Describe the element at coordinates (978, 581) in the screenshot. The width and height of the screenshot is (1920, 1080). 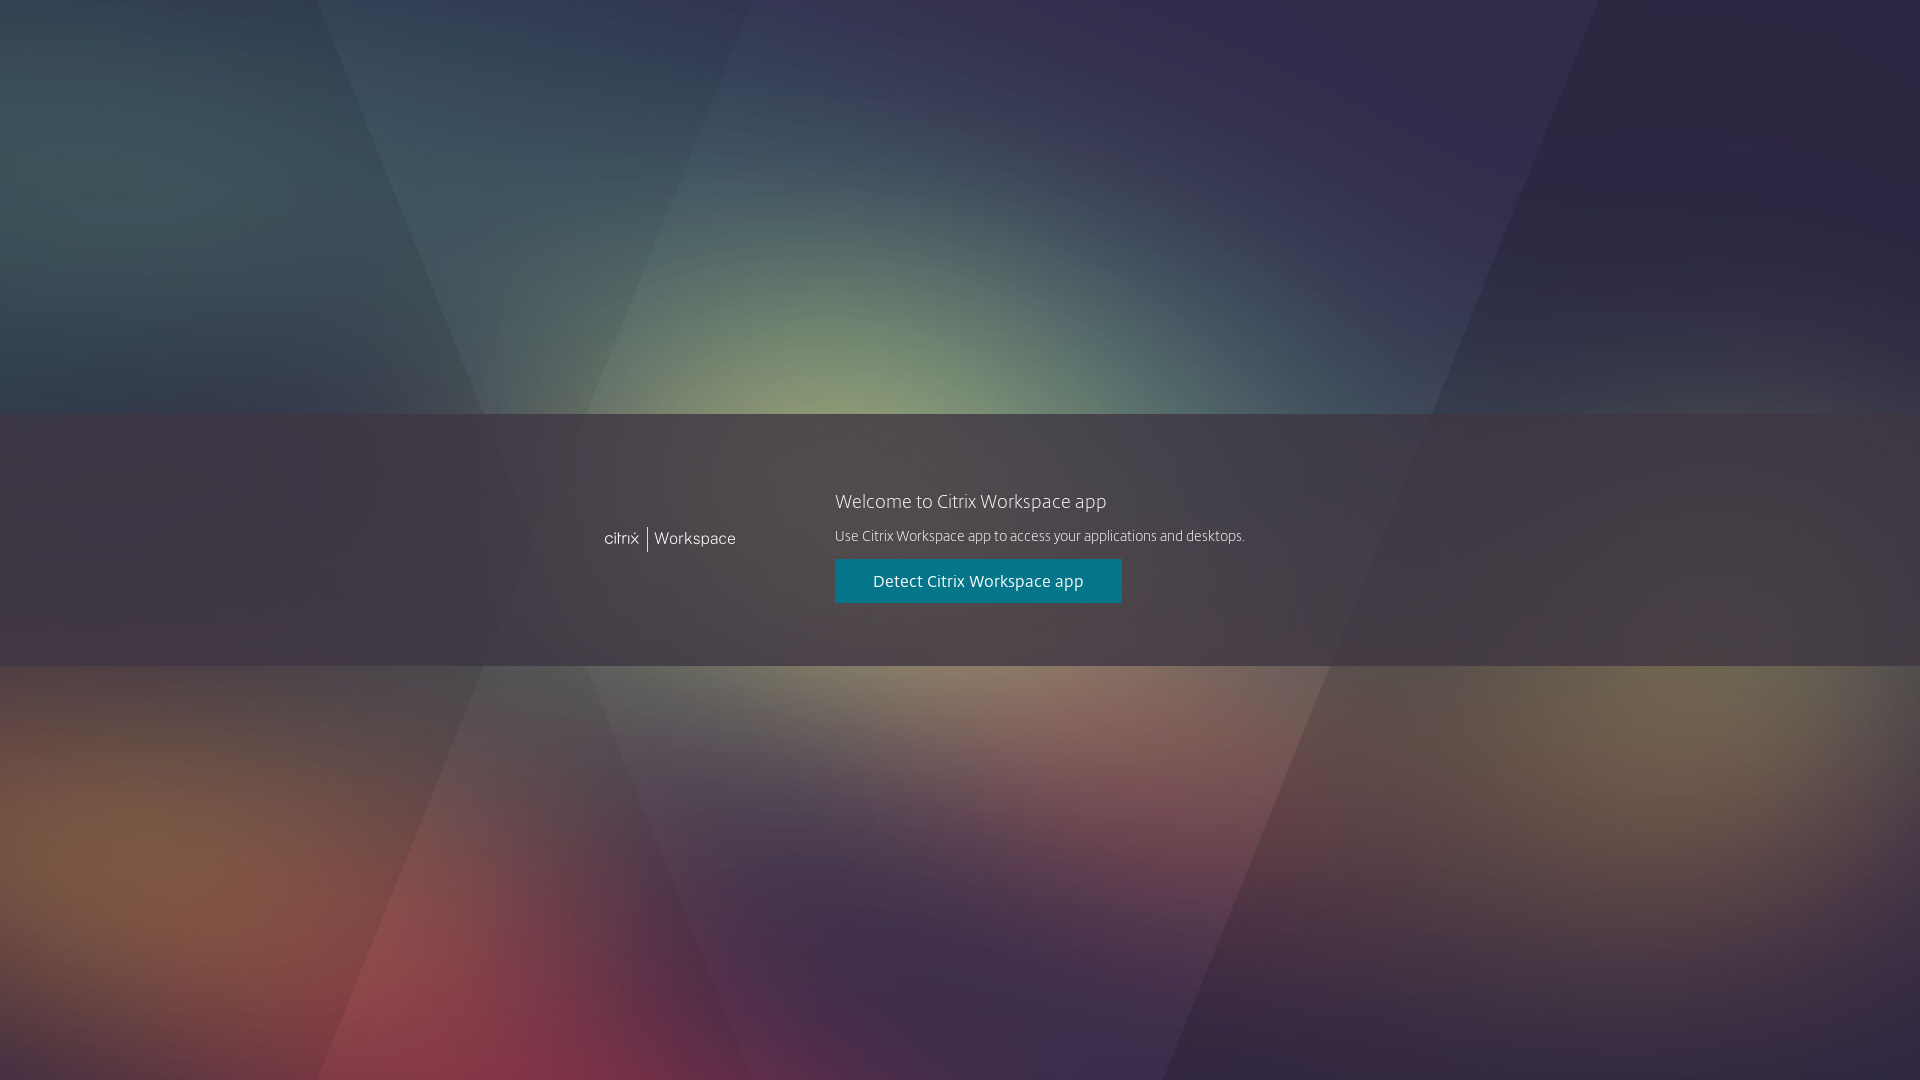
I see `'Detect Citrix Workspace app'` at that location.